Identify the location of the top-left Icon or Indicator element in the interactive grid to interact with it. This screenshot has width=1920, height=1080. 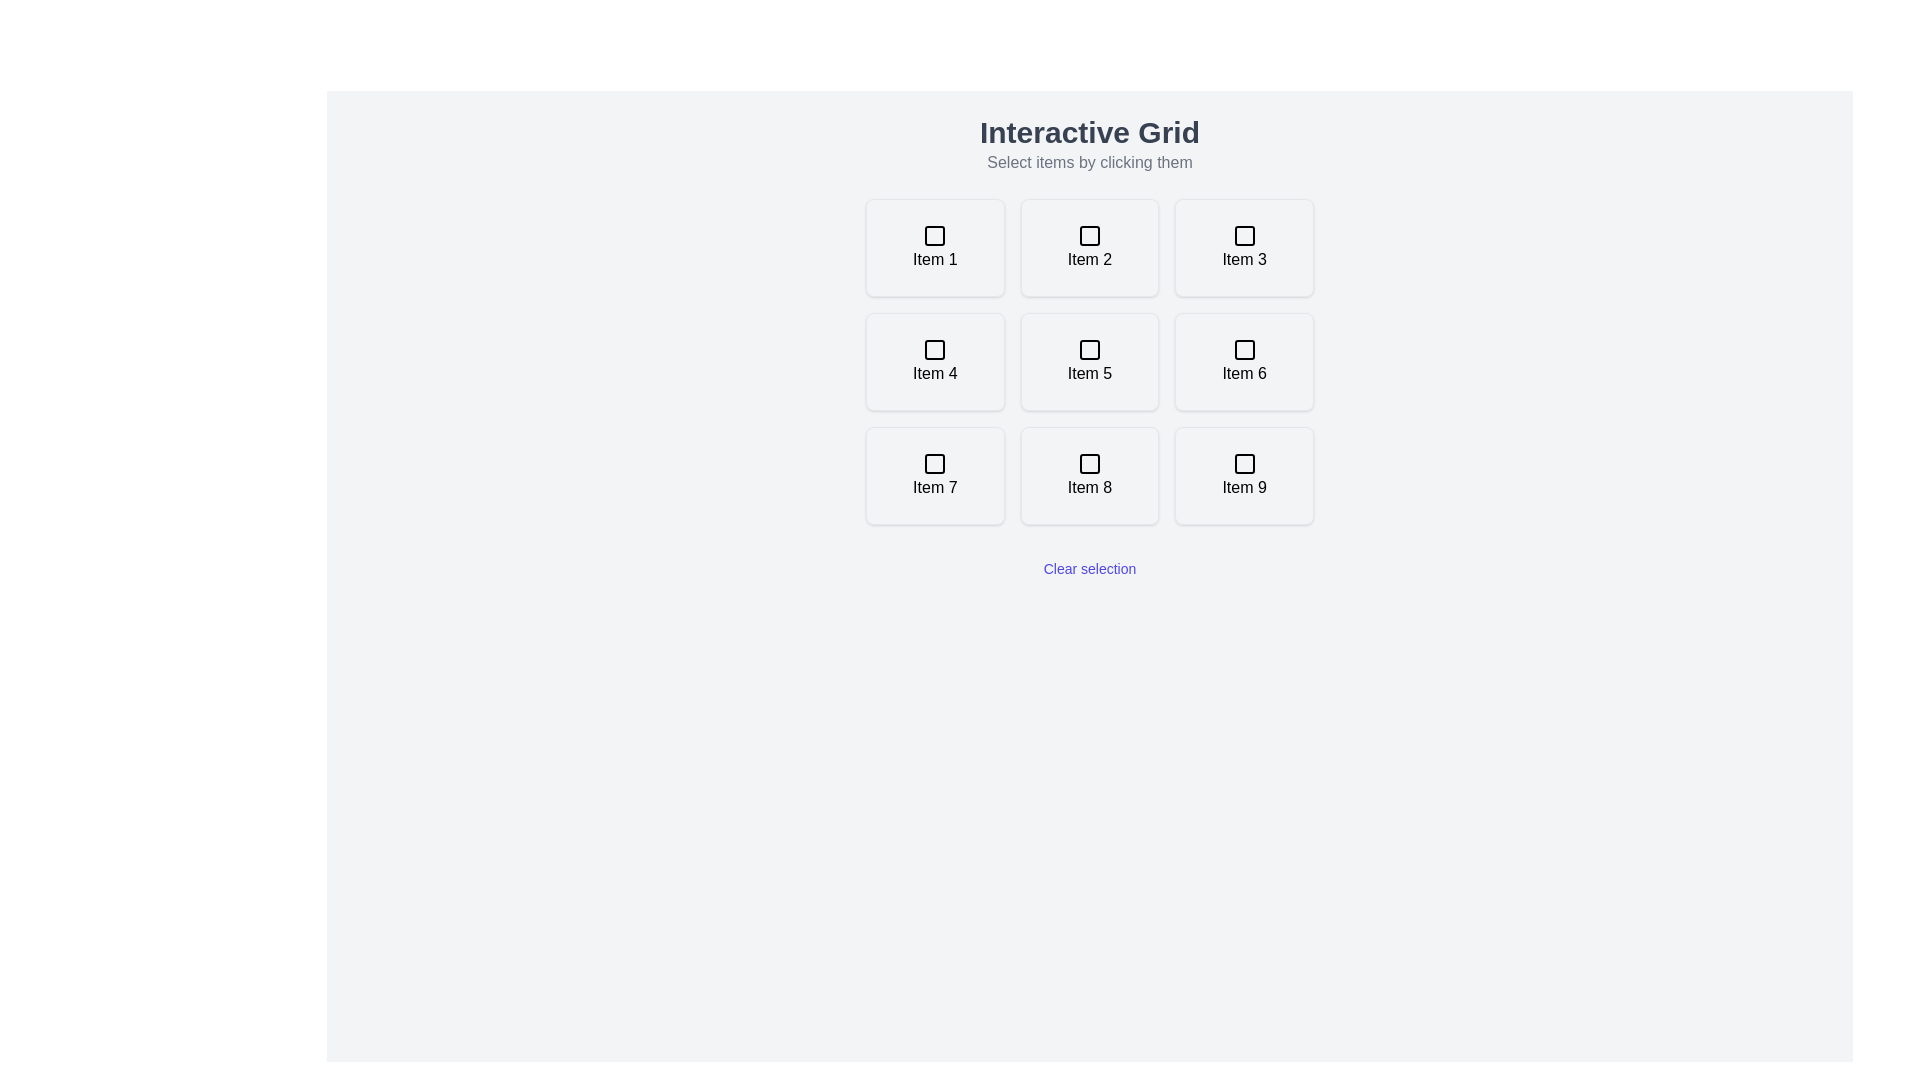
(934, 234).